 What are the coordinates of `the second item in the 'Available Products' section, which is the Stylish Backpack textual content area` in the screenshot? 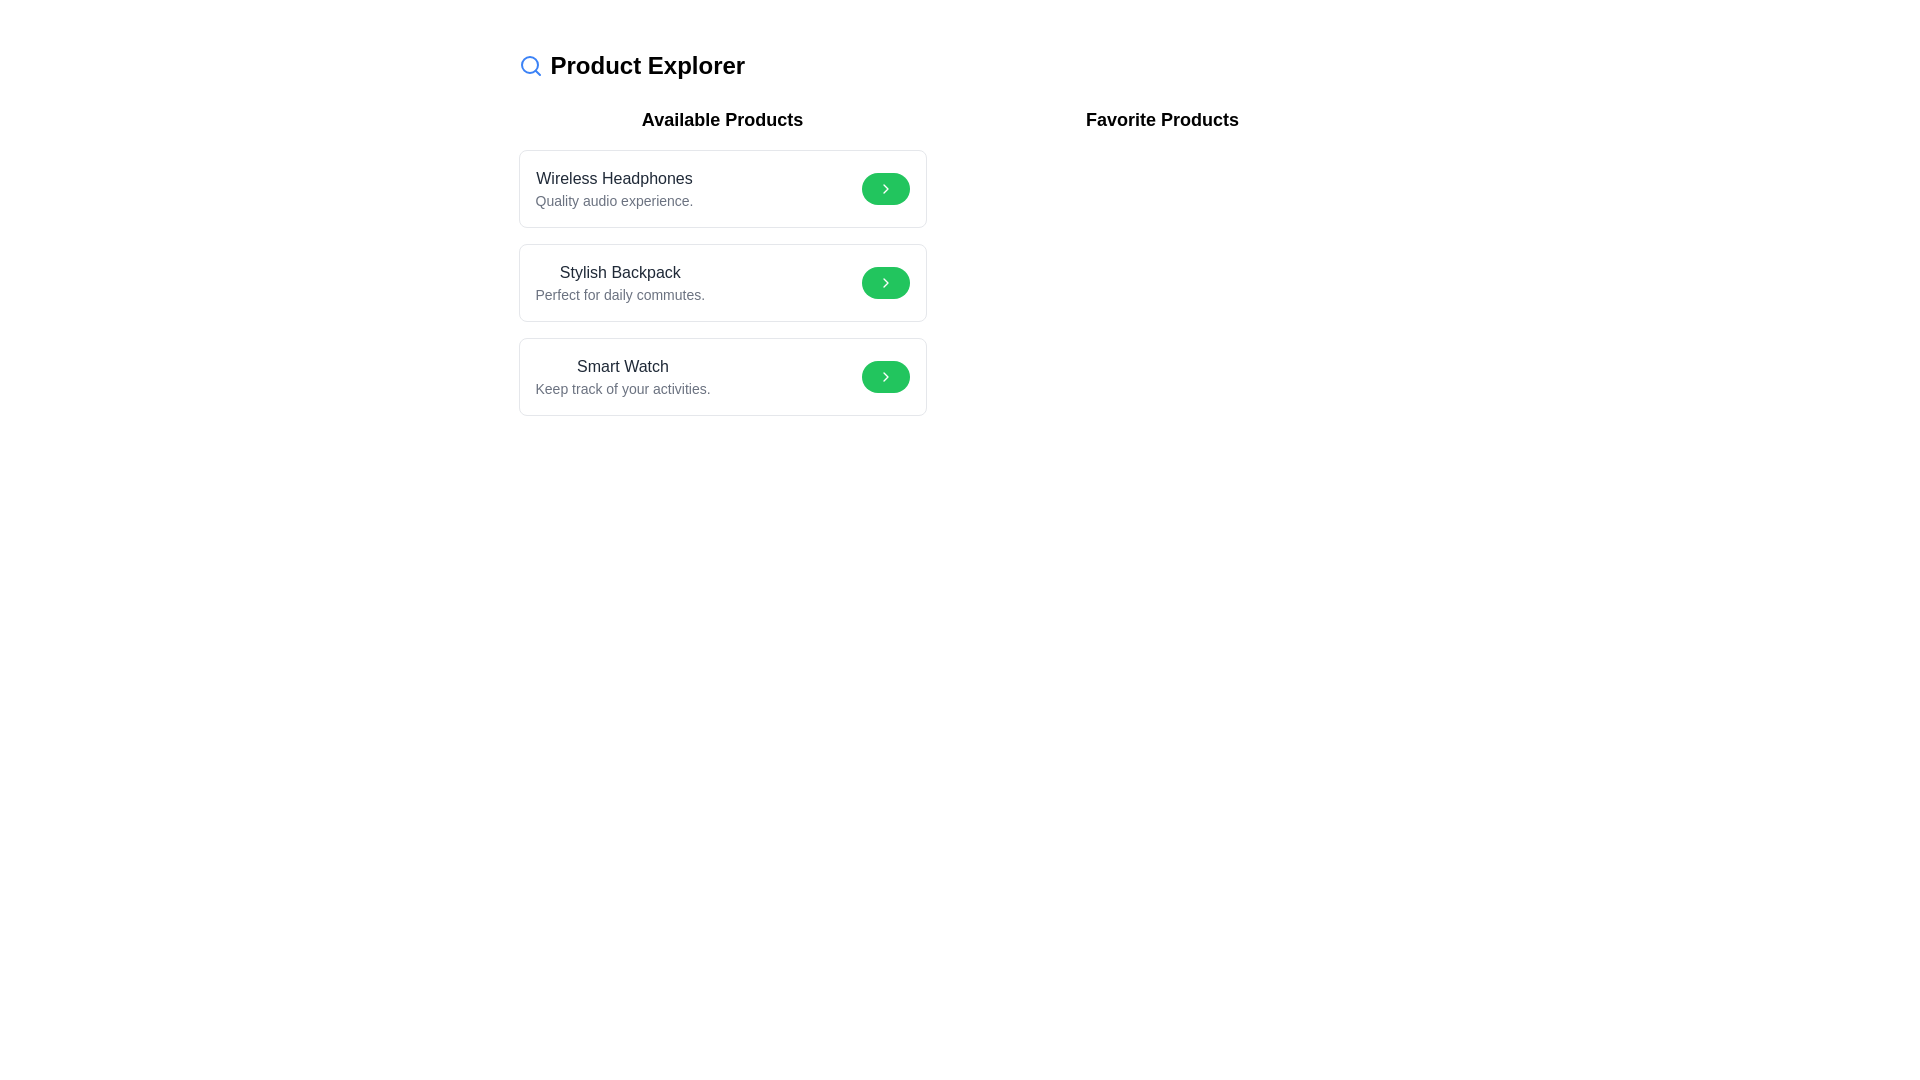 It's located at (721, 268).